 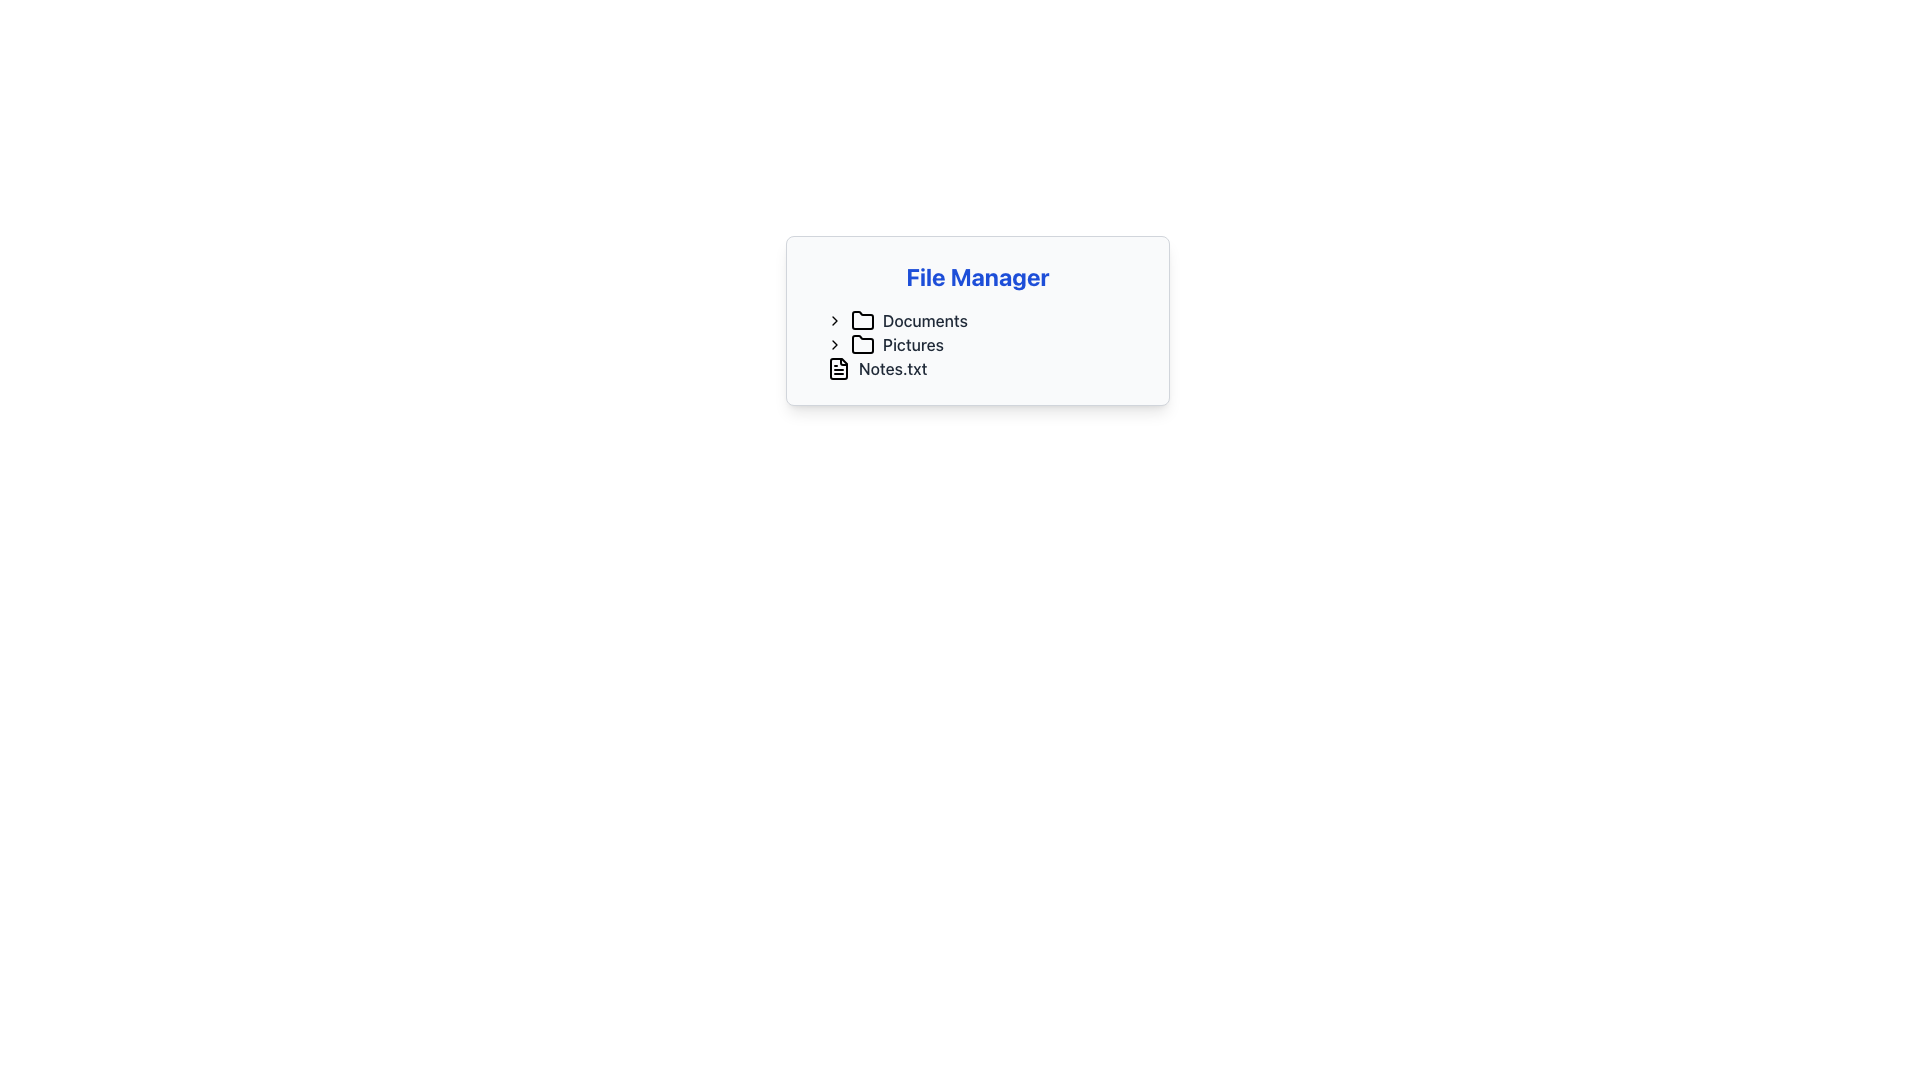 What do you see at coordinates (891, 369) in the screenshot?
I see `to select the text label displaying 'Notes.txt' in the file manager interface, which is the third item in the list under the 'File Manager' heading` at bounding box center [891, 369].